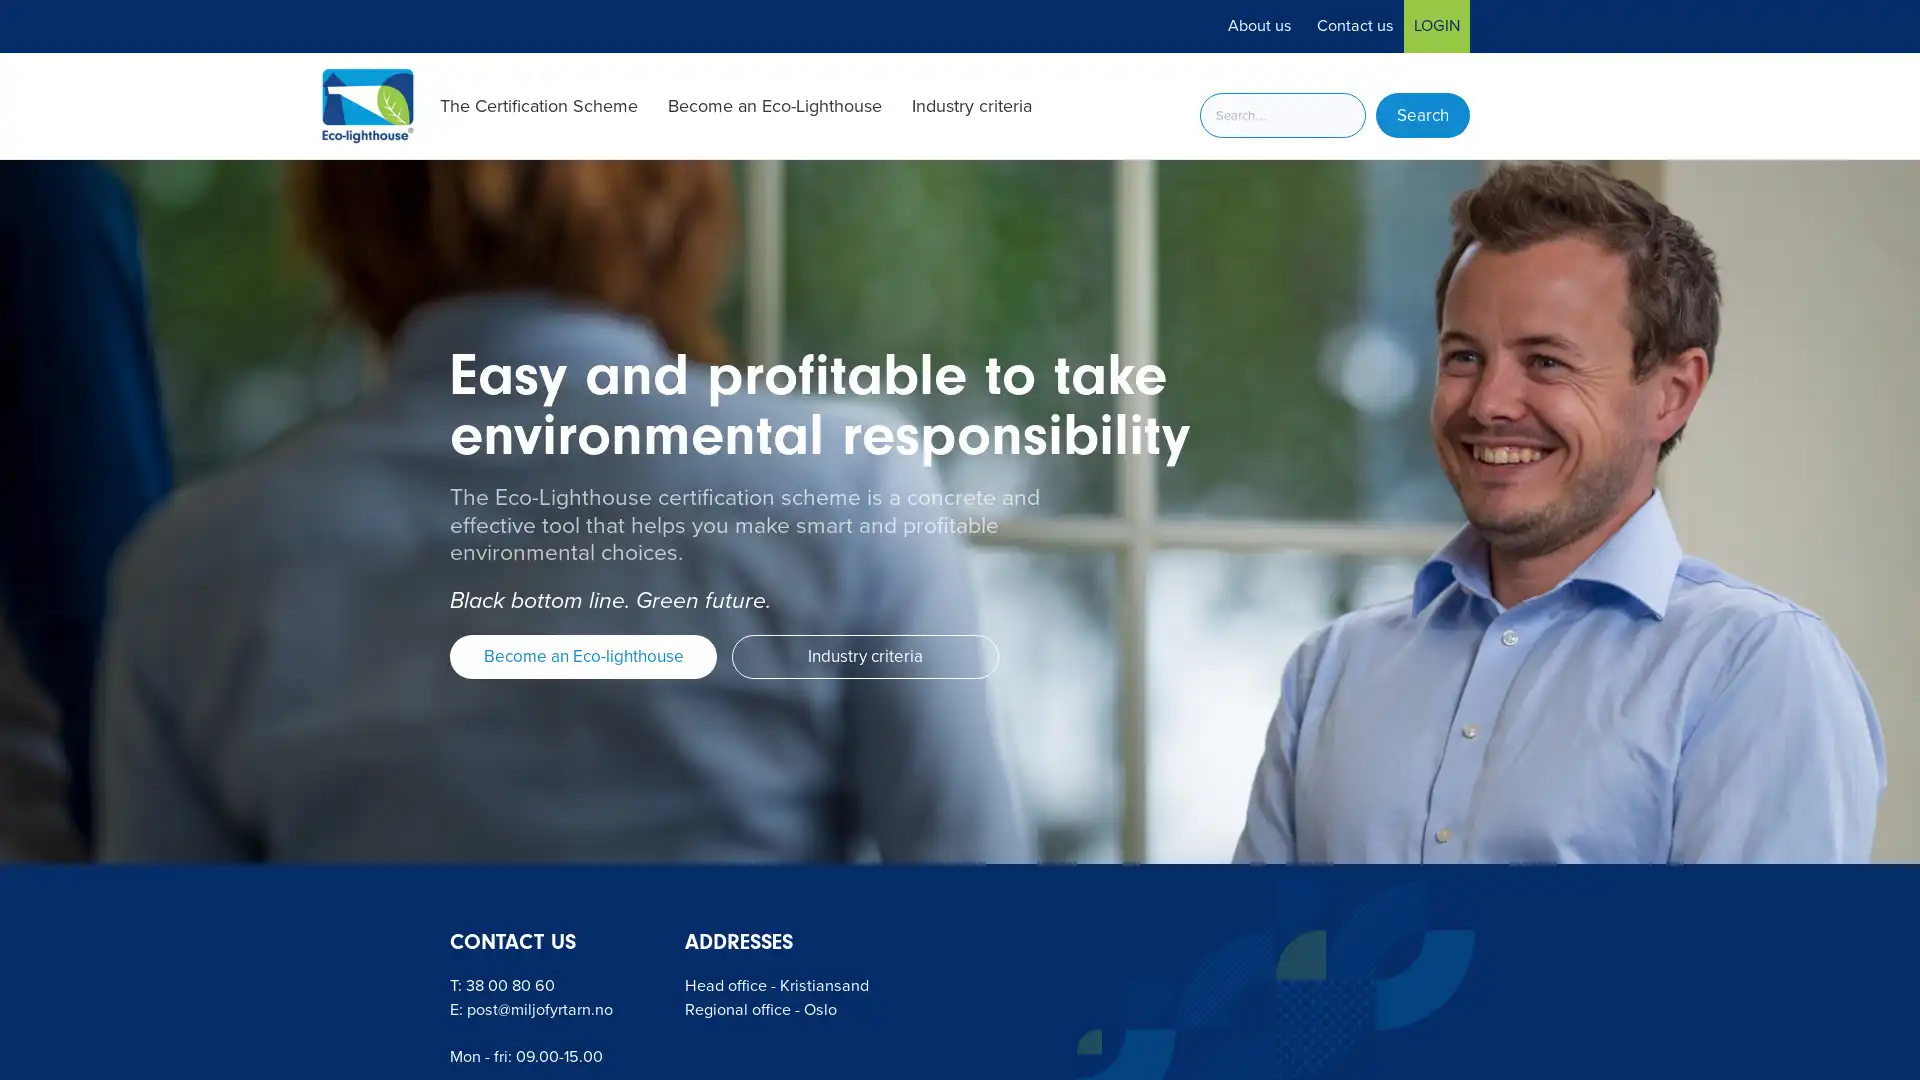 This screenshot has width=1920, height=1080. What do you see at coordinates (1421, 115) in the screenshot?
I see `Search` at bounding box center [1421, 115].